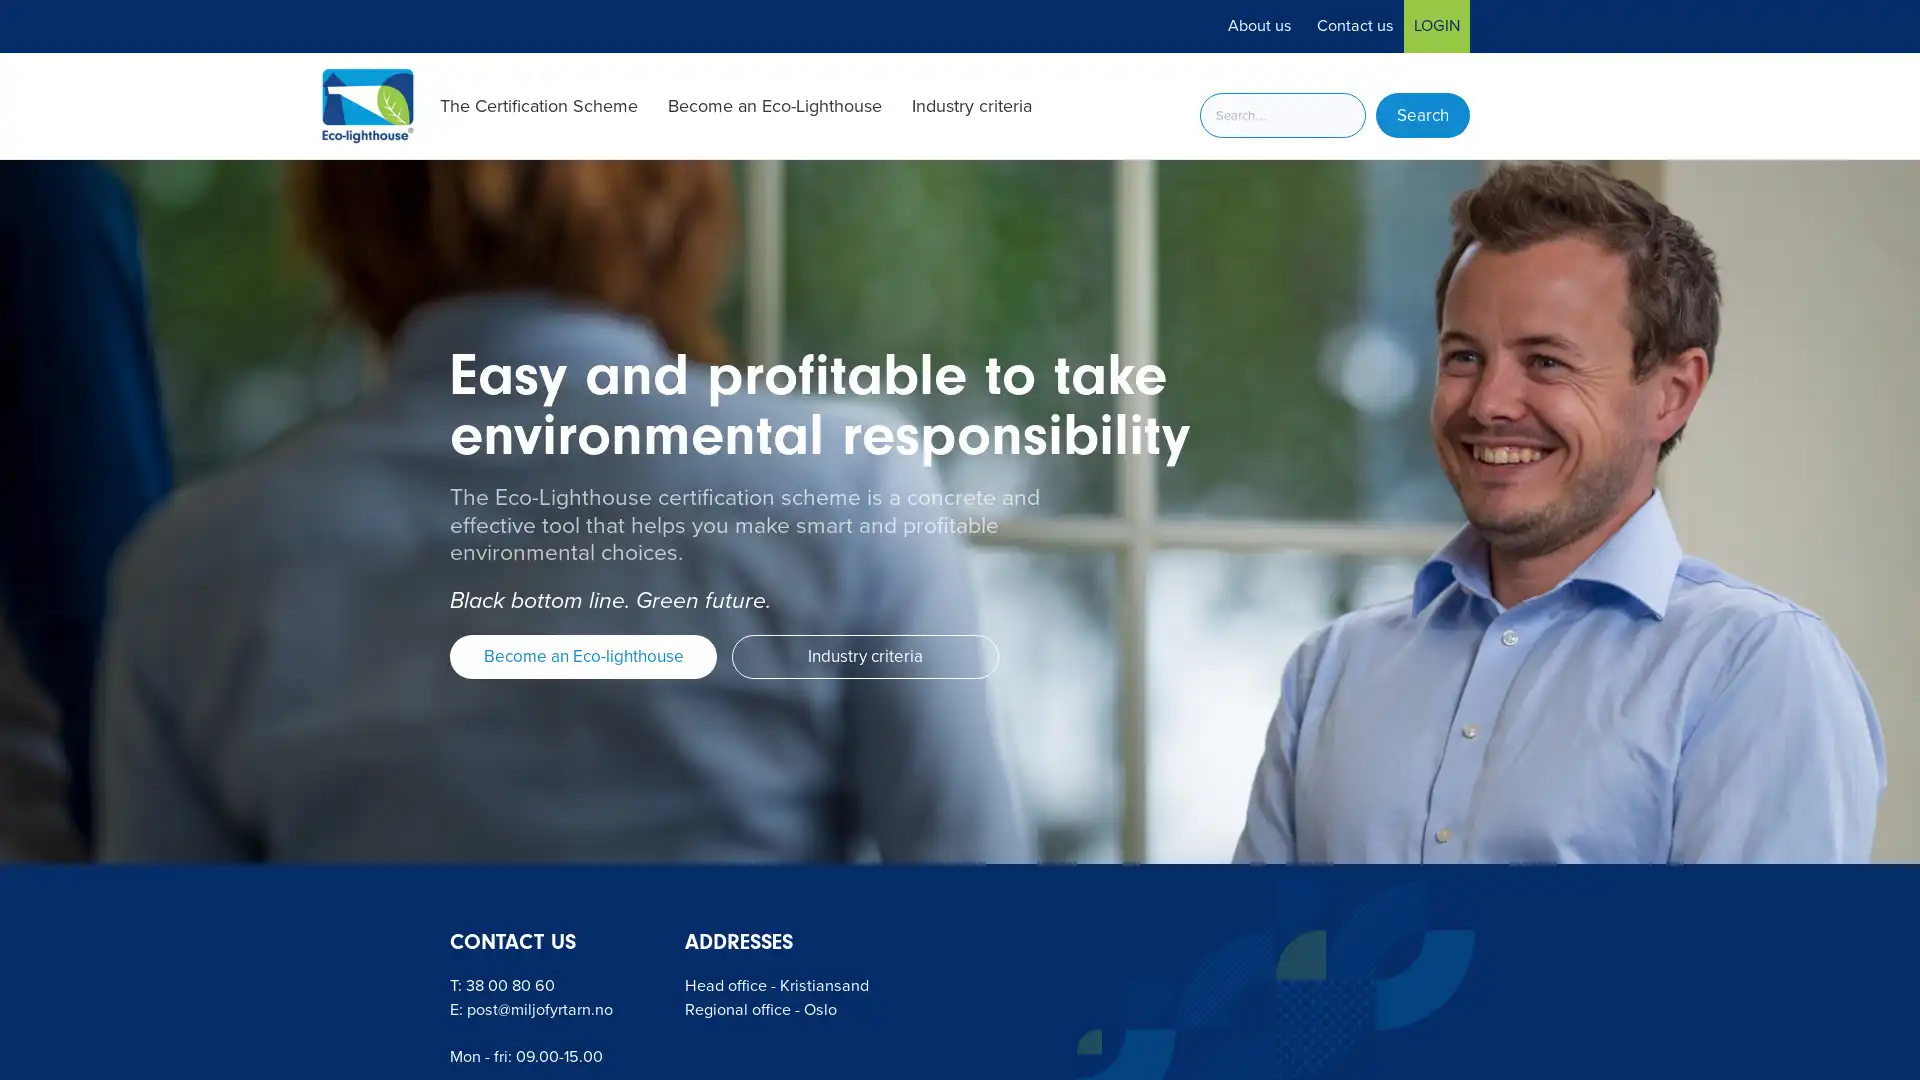 This screenshot has width=1920, height=1080. What do you see at coordinates (1421, 115) in the screenshot?
I see `Search` at bounding box center [1421, 115].